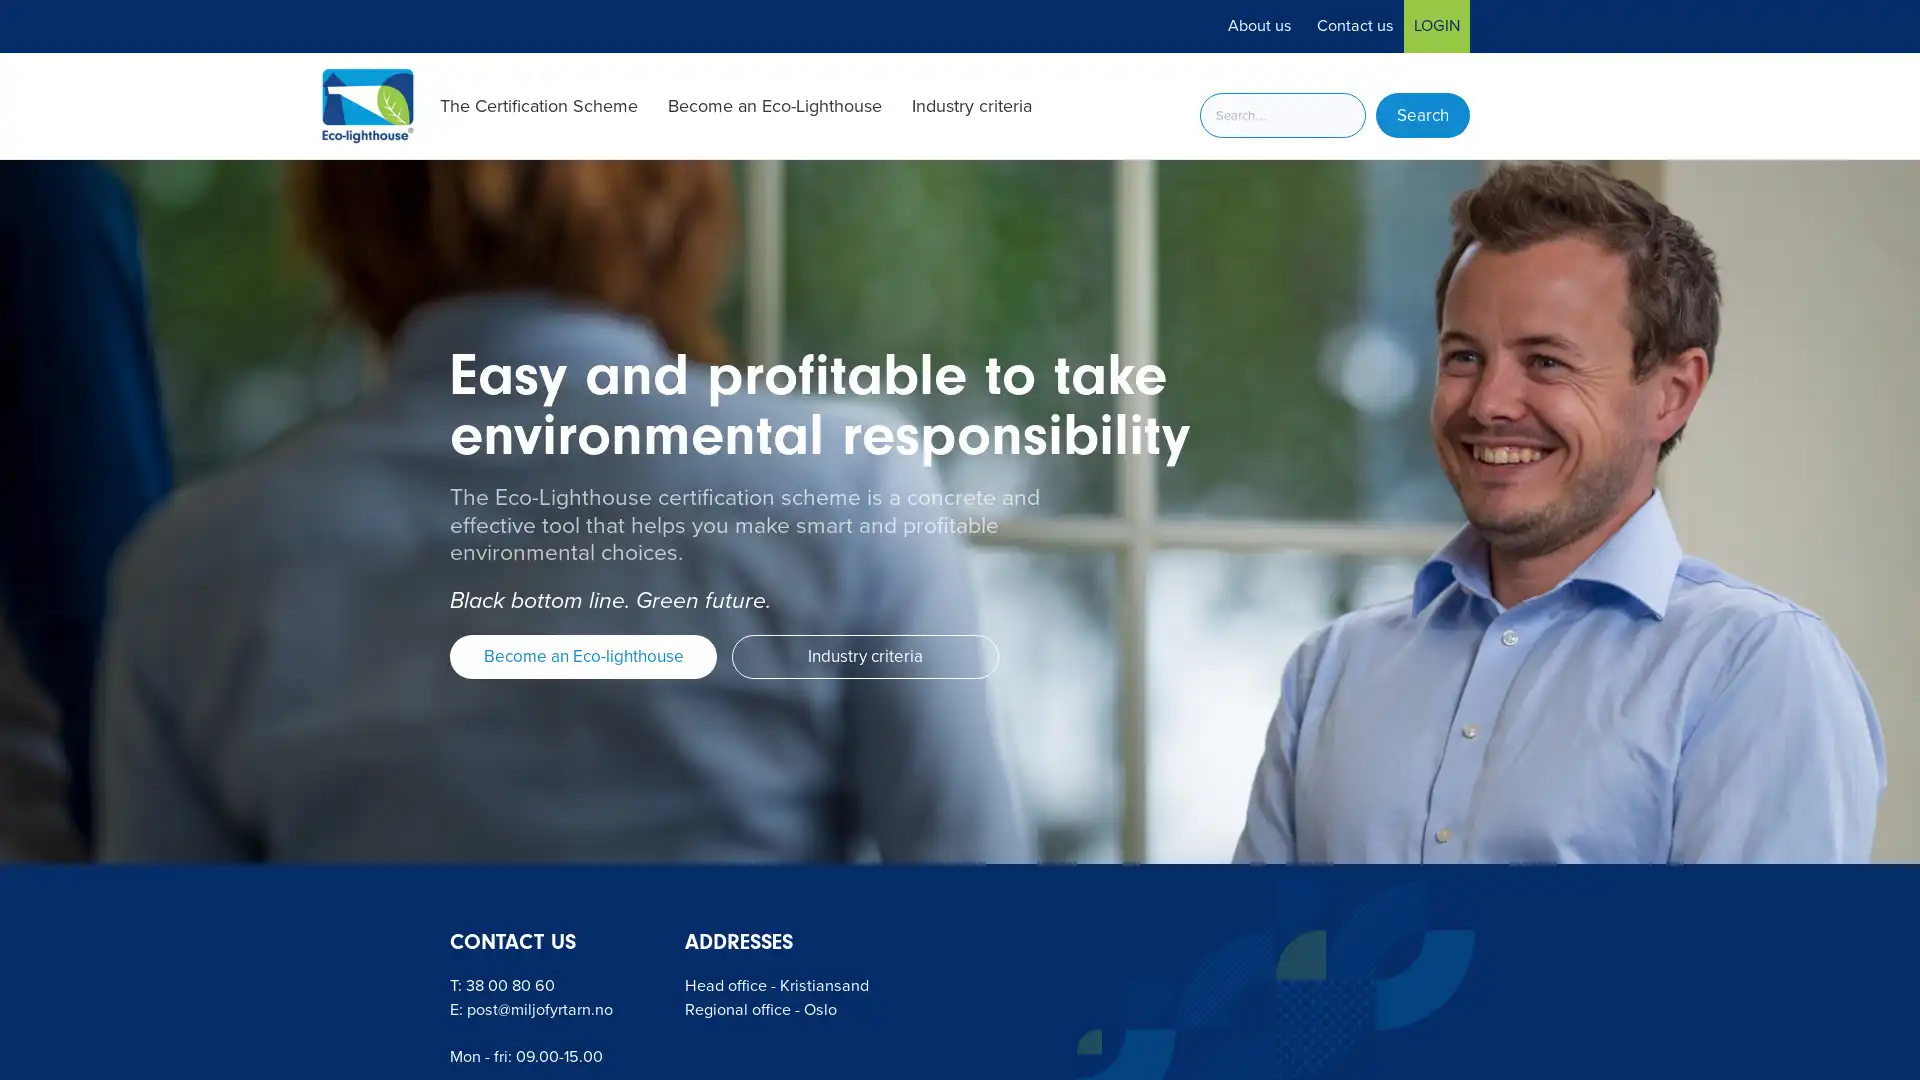 This screenshot has width=1920, height=1080. What do you see at coordinates (1421, 115) in the screenshot?
I see `Search` at bounding box center [1421, 115].